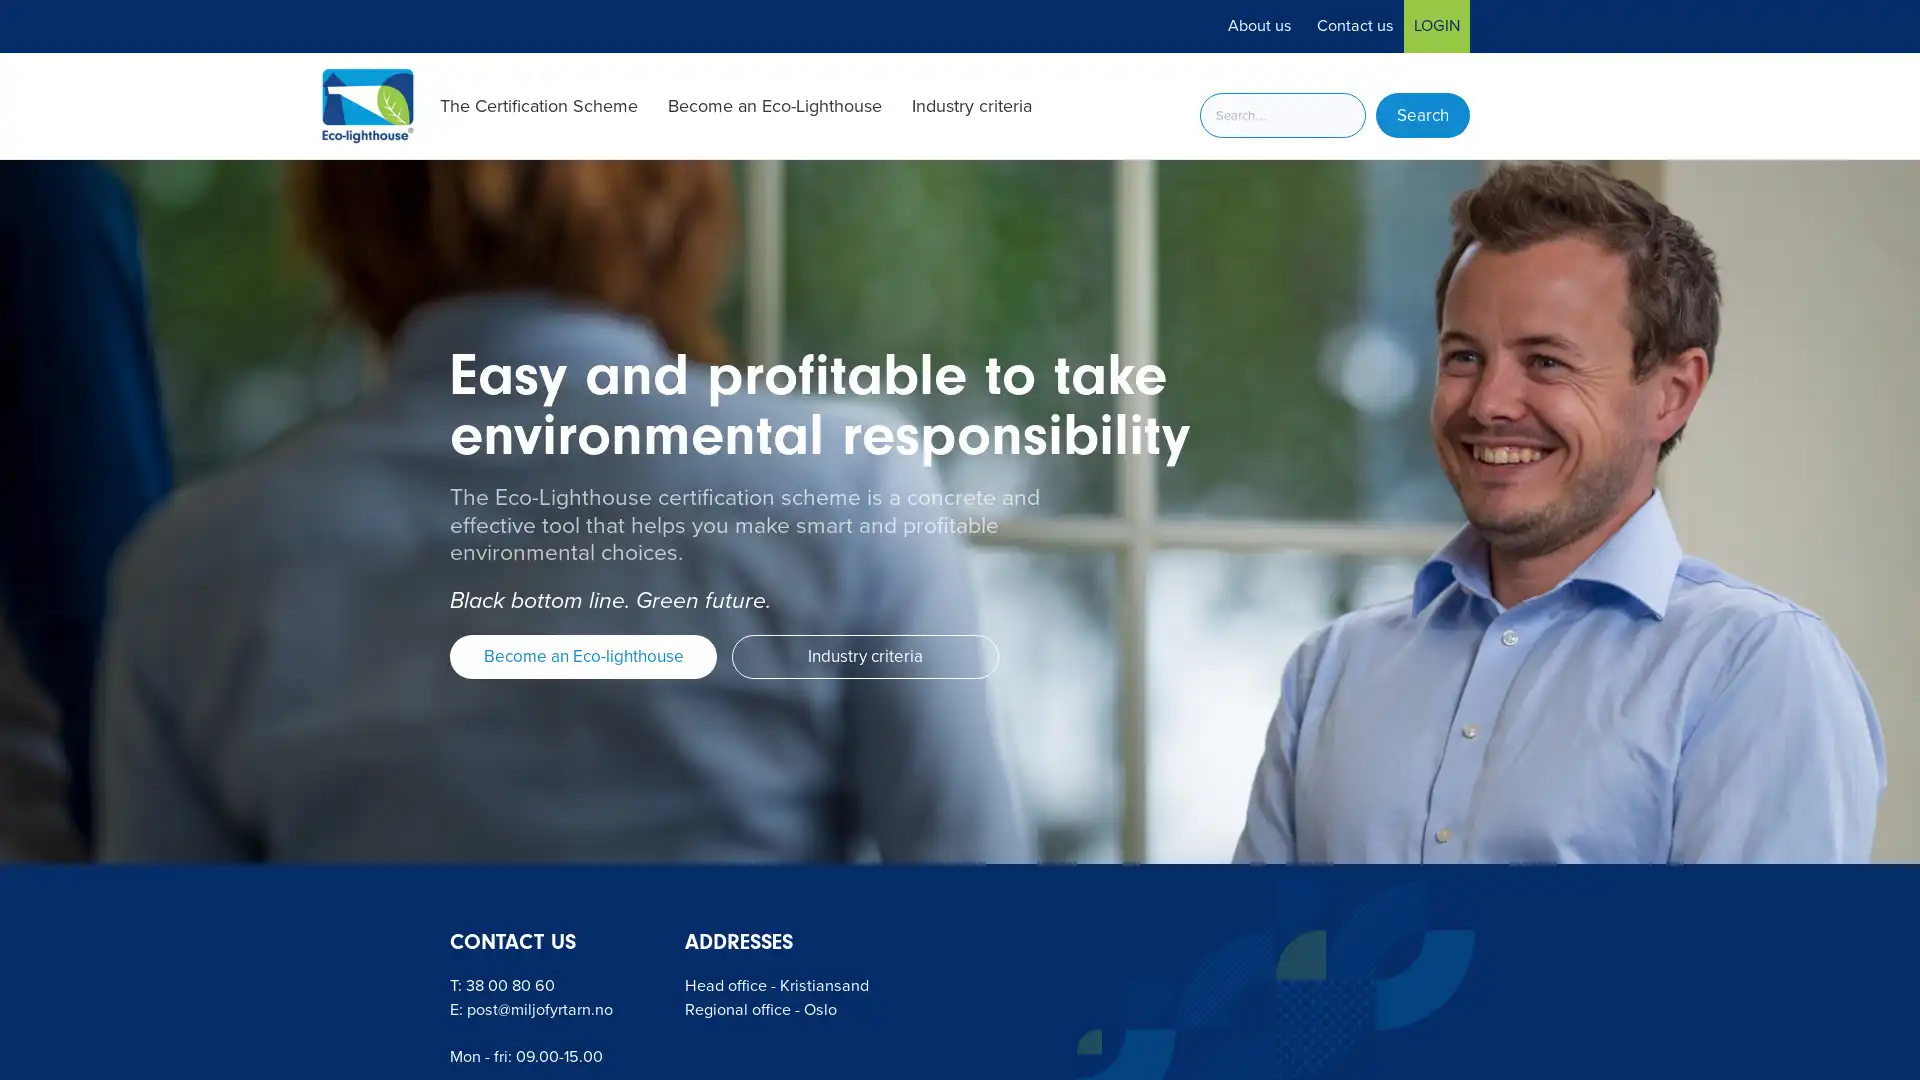 This screenshot has width=1920, height=1080. What do you see at coordinates (1421, 115) in the screenshot?
I see `Search` at bounding box center [1421, 115].